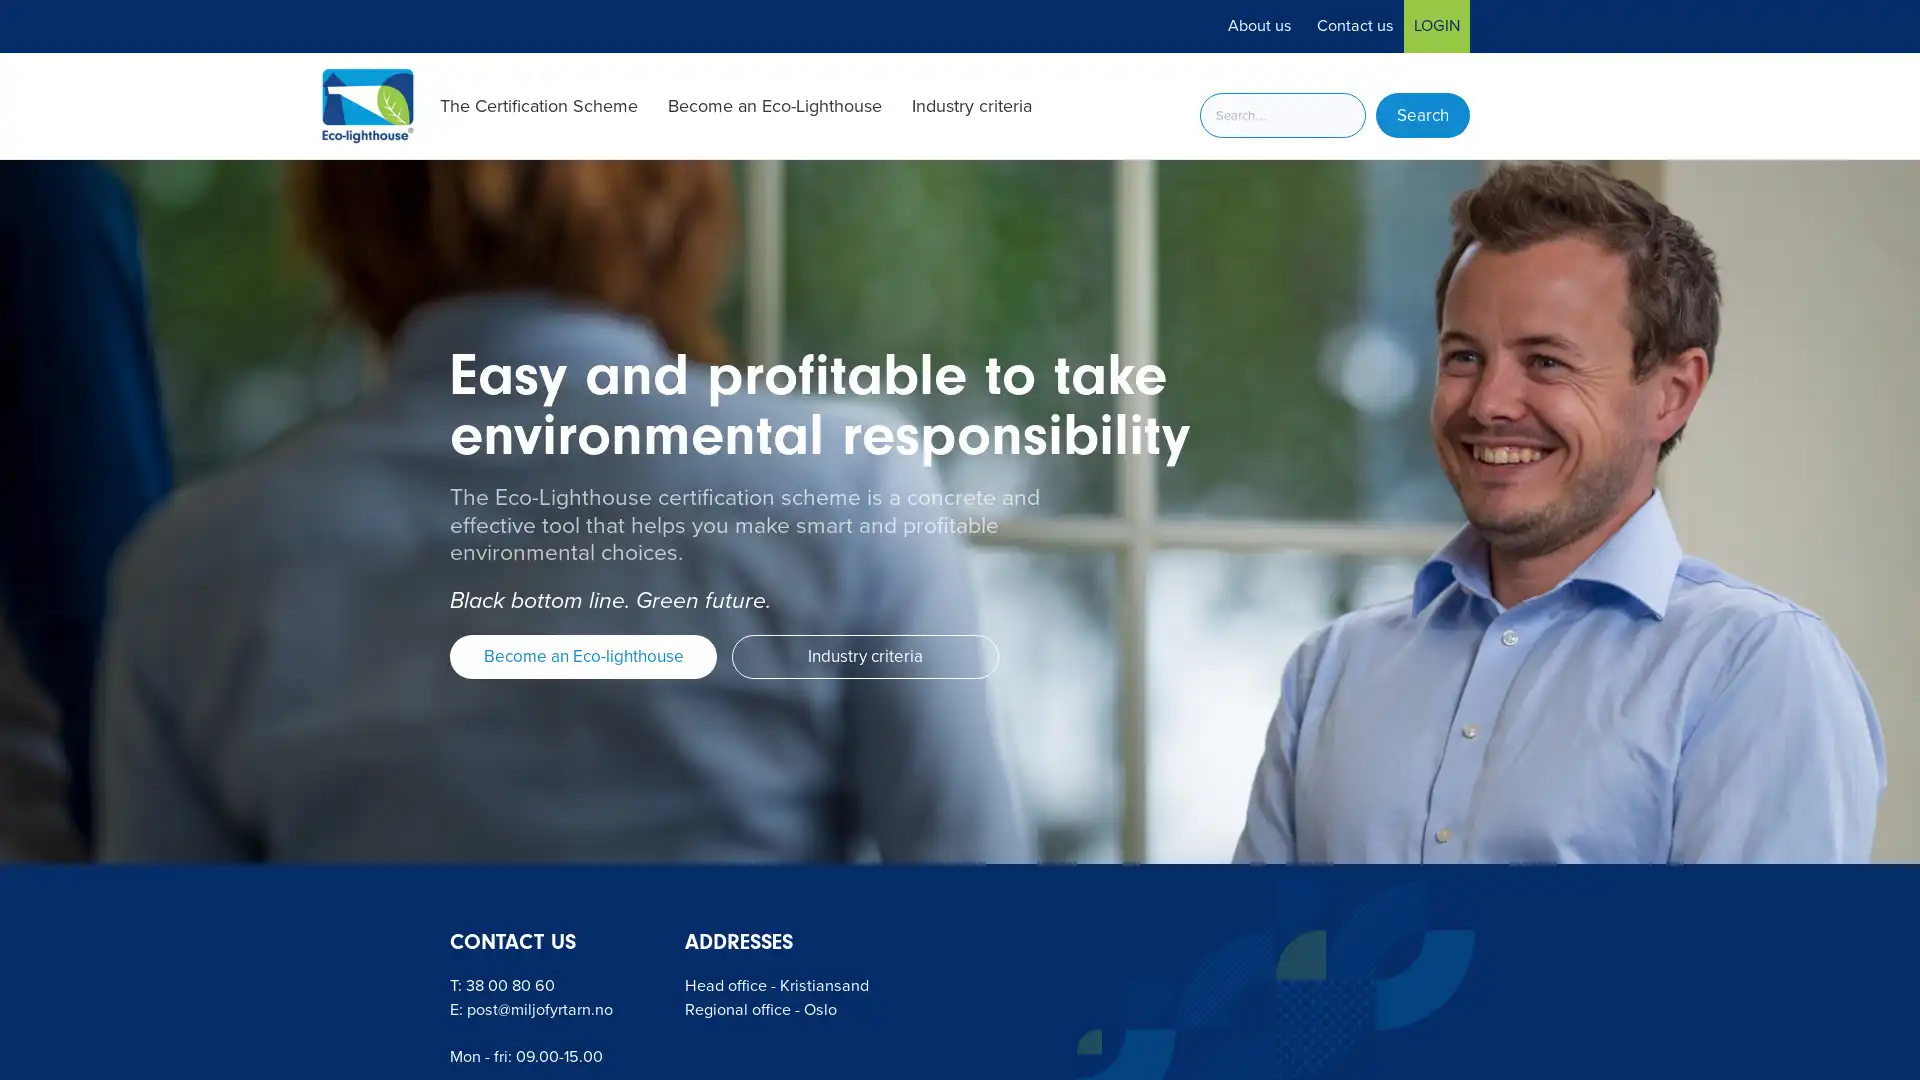 This screenshot has width=1920, height=1080. What do you see at coordinates (1421, 115) in the screenshot?
I see `Search` at bounding box center [1421, 115].